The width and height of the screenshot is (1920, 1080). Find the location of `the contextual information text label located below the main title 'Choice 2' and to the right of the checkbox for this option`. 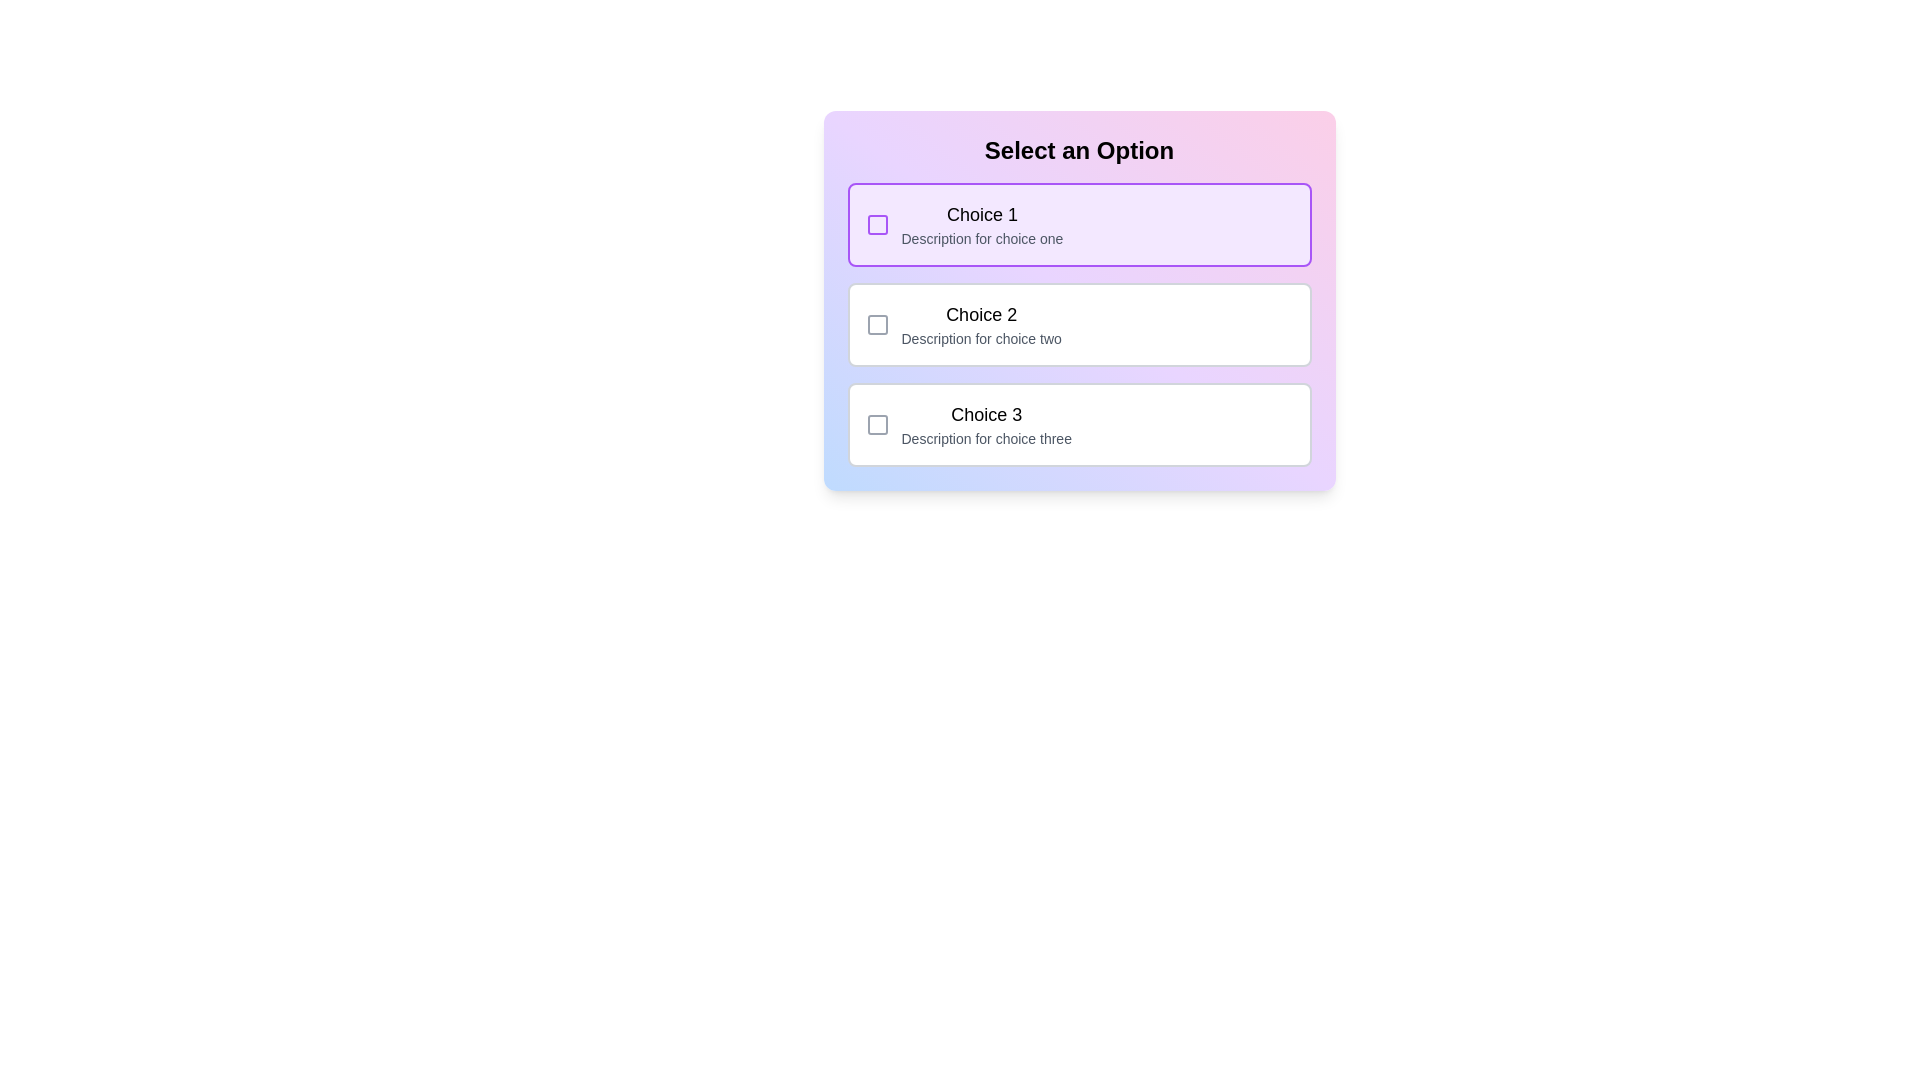

the contextual information text label located below the main title 'Choice 2' and to the right of the checkbox for this option is located at coordinates (981, 338).